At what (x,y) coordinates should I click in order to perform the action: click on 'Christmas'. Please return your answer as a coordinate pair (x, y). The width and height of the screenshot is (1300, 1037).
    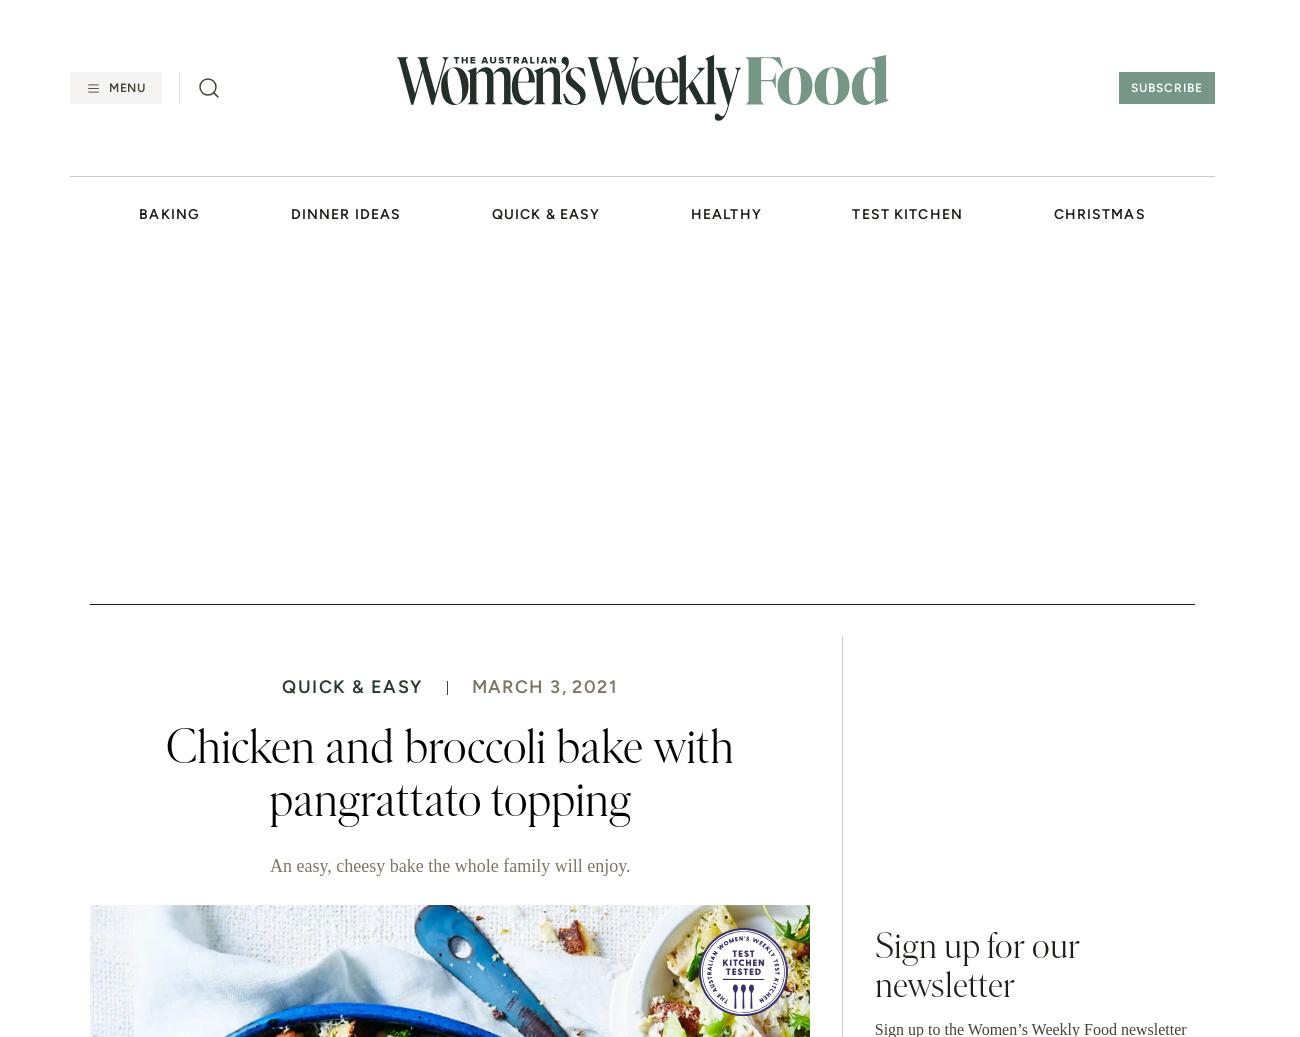
    Looking at the image, I should click on (1098, 213).